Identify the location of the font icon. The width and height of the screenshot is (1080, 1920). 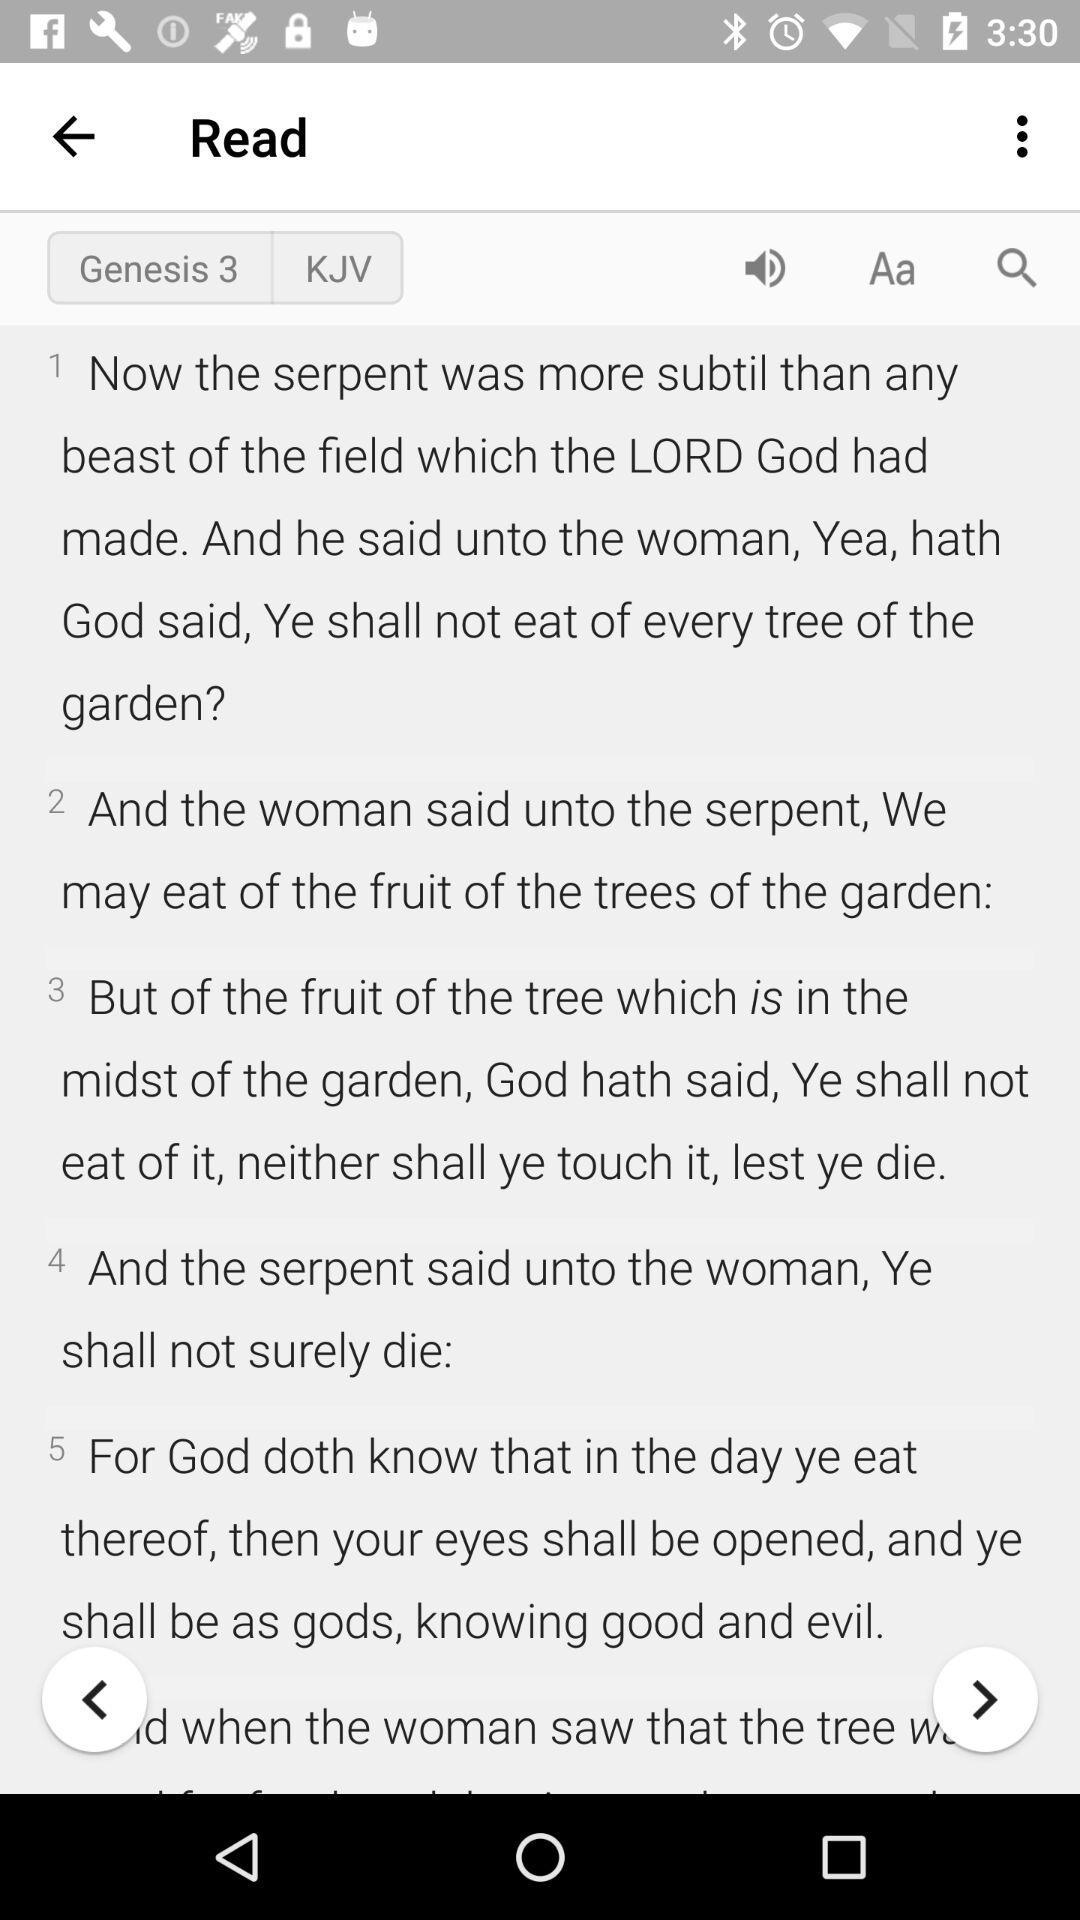
(890, 266).